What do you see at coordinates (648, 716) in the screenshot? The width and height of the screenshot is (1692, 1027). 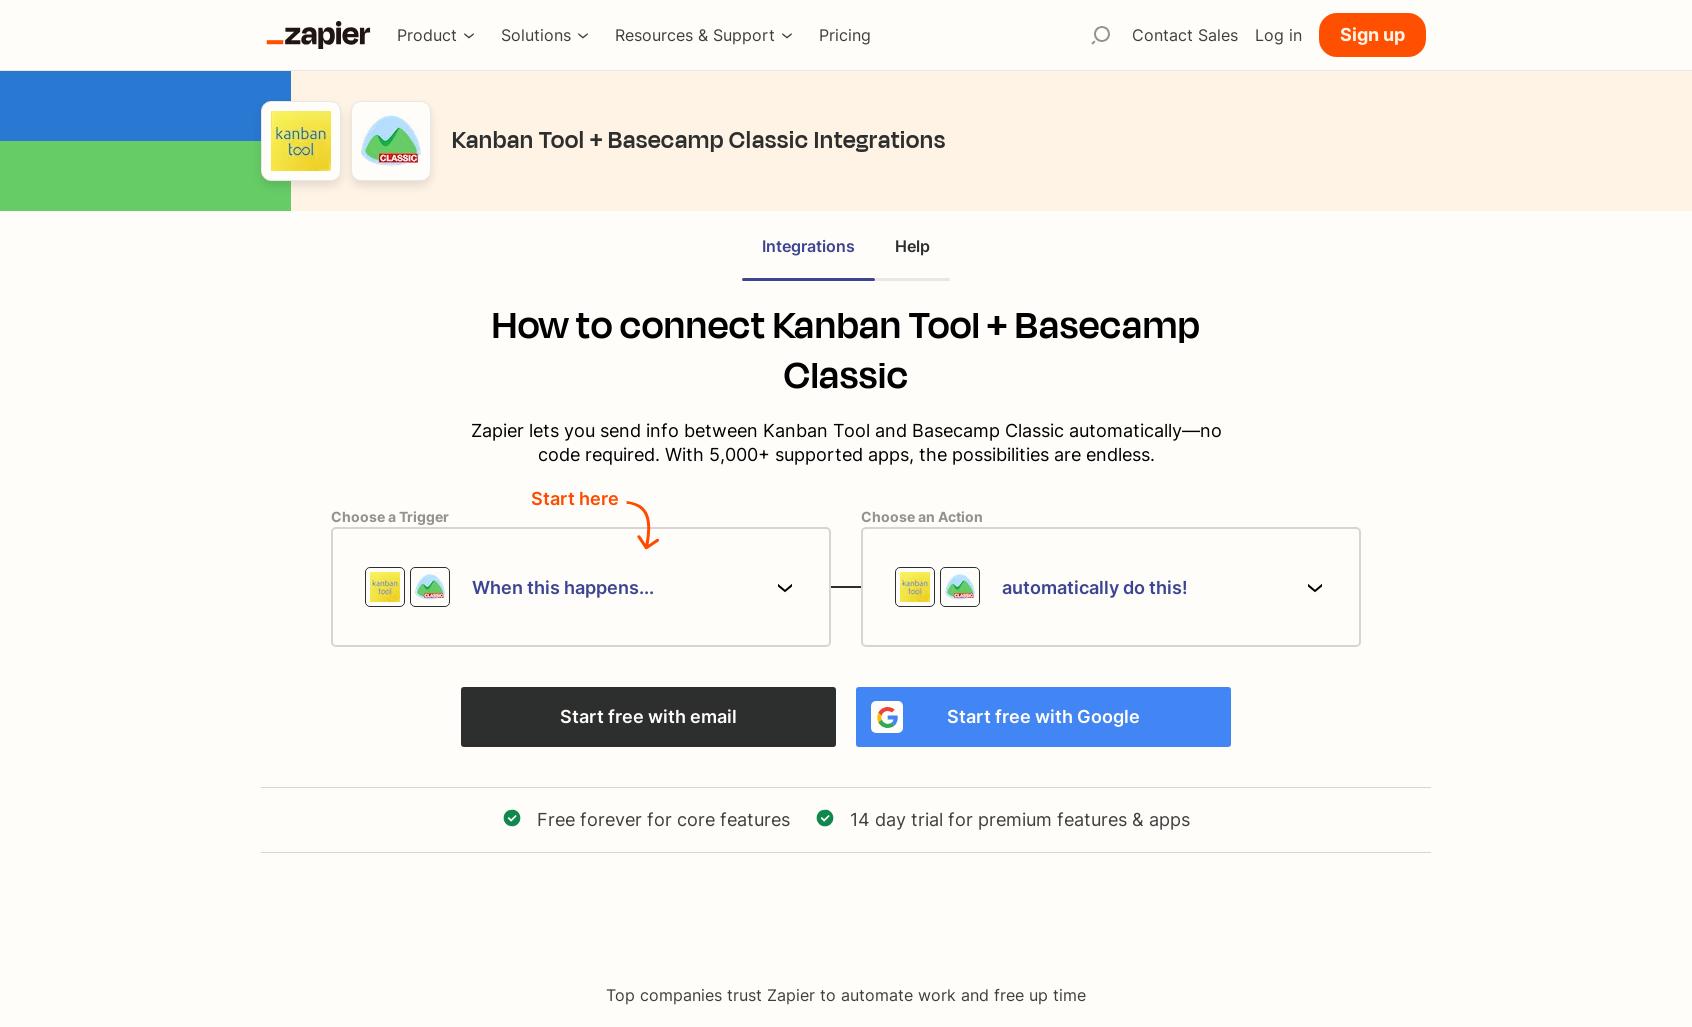 I see `'Start free with email'` at bounding box center [648, 716].